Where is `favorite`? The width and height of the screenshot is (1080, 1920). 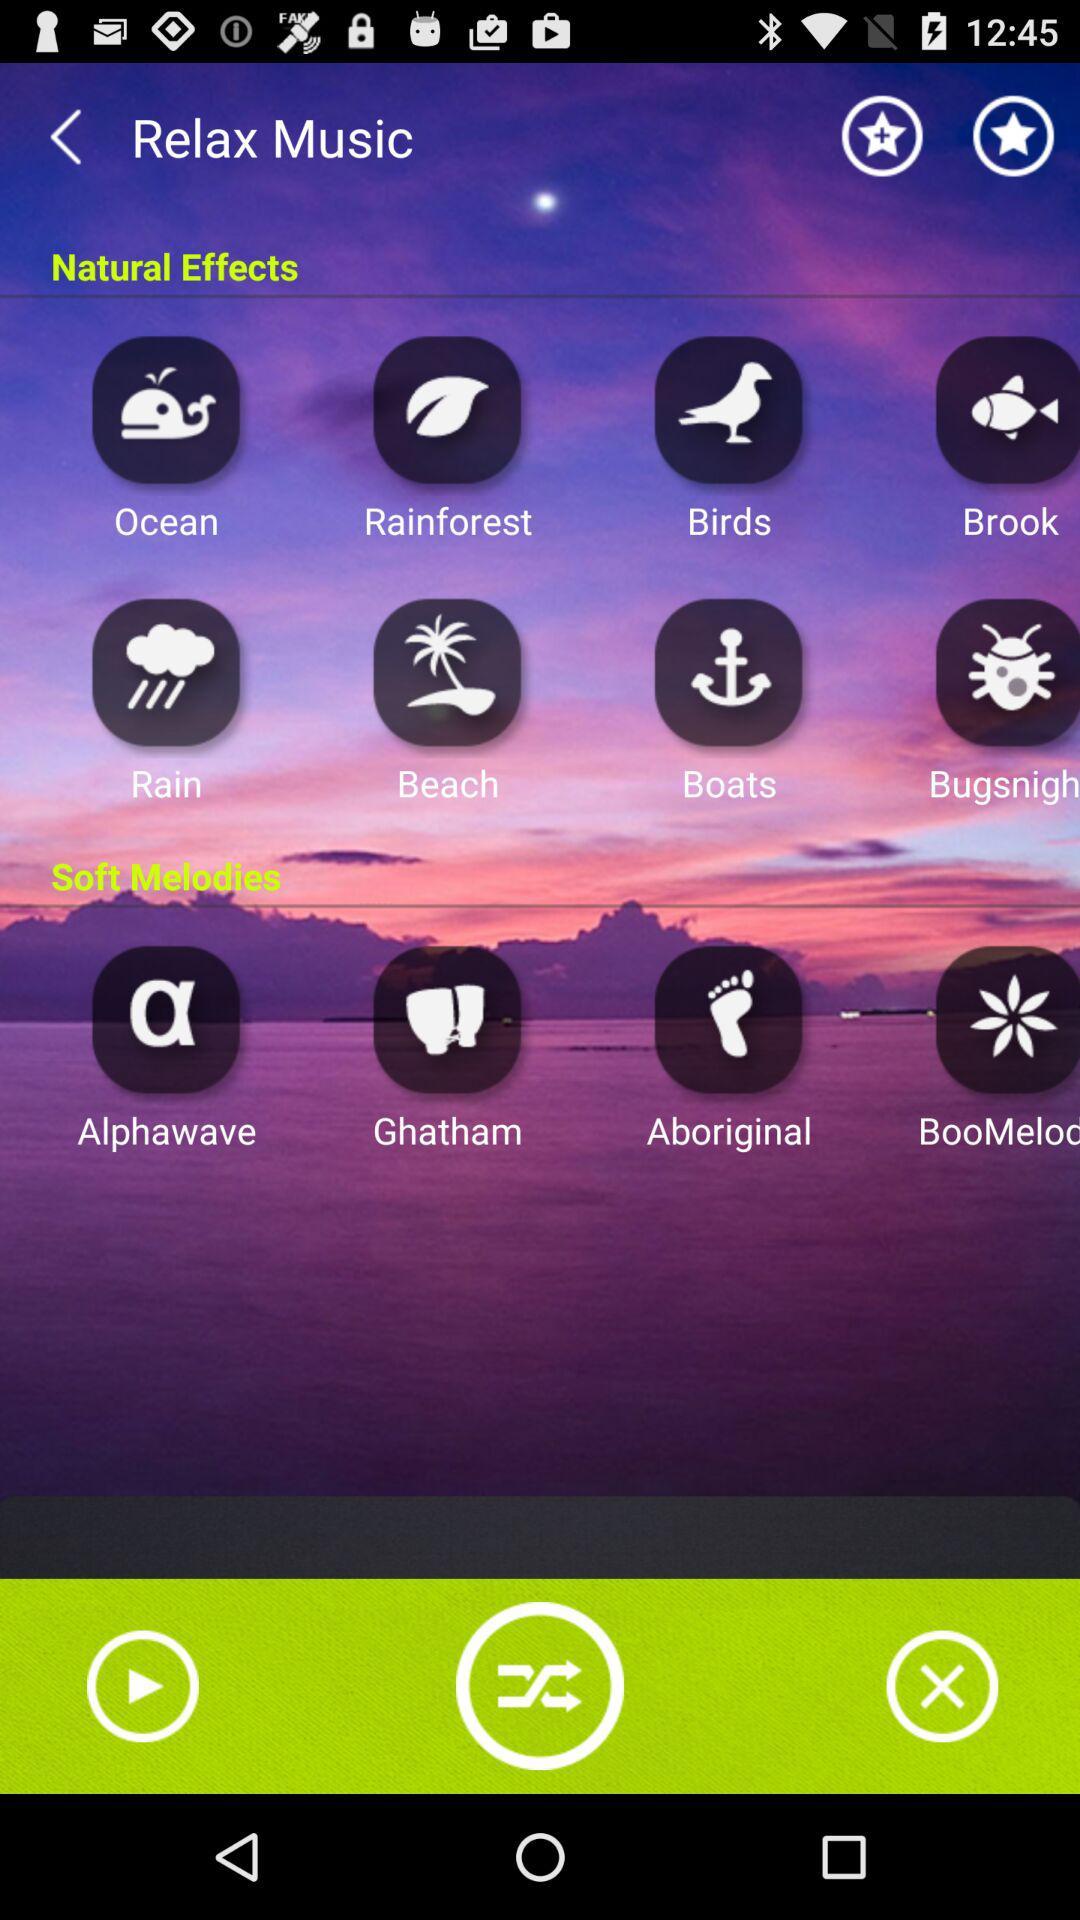
favorite is located at coordinates (1014, 135).